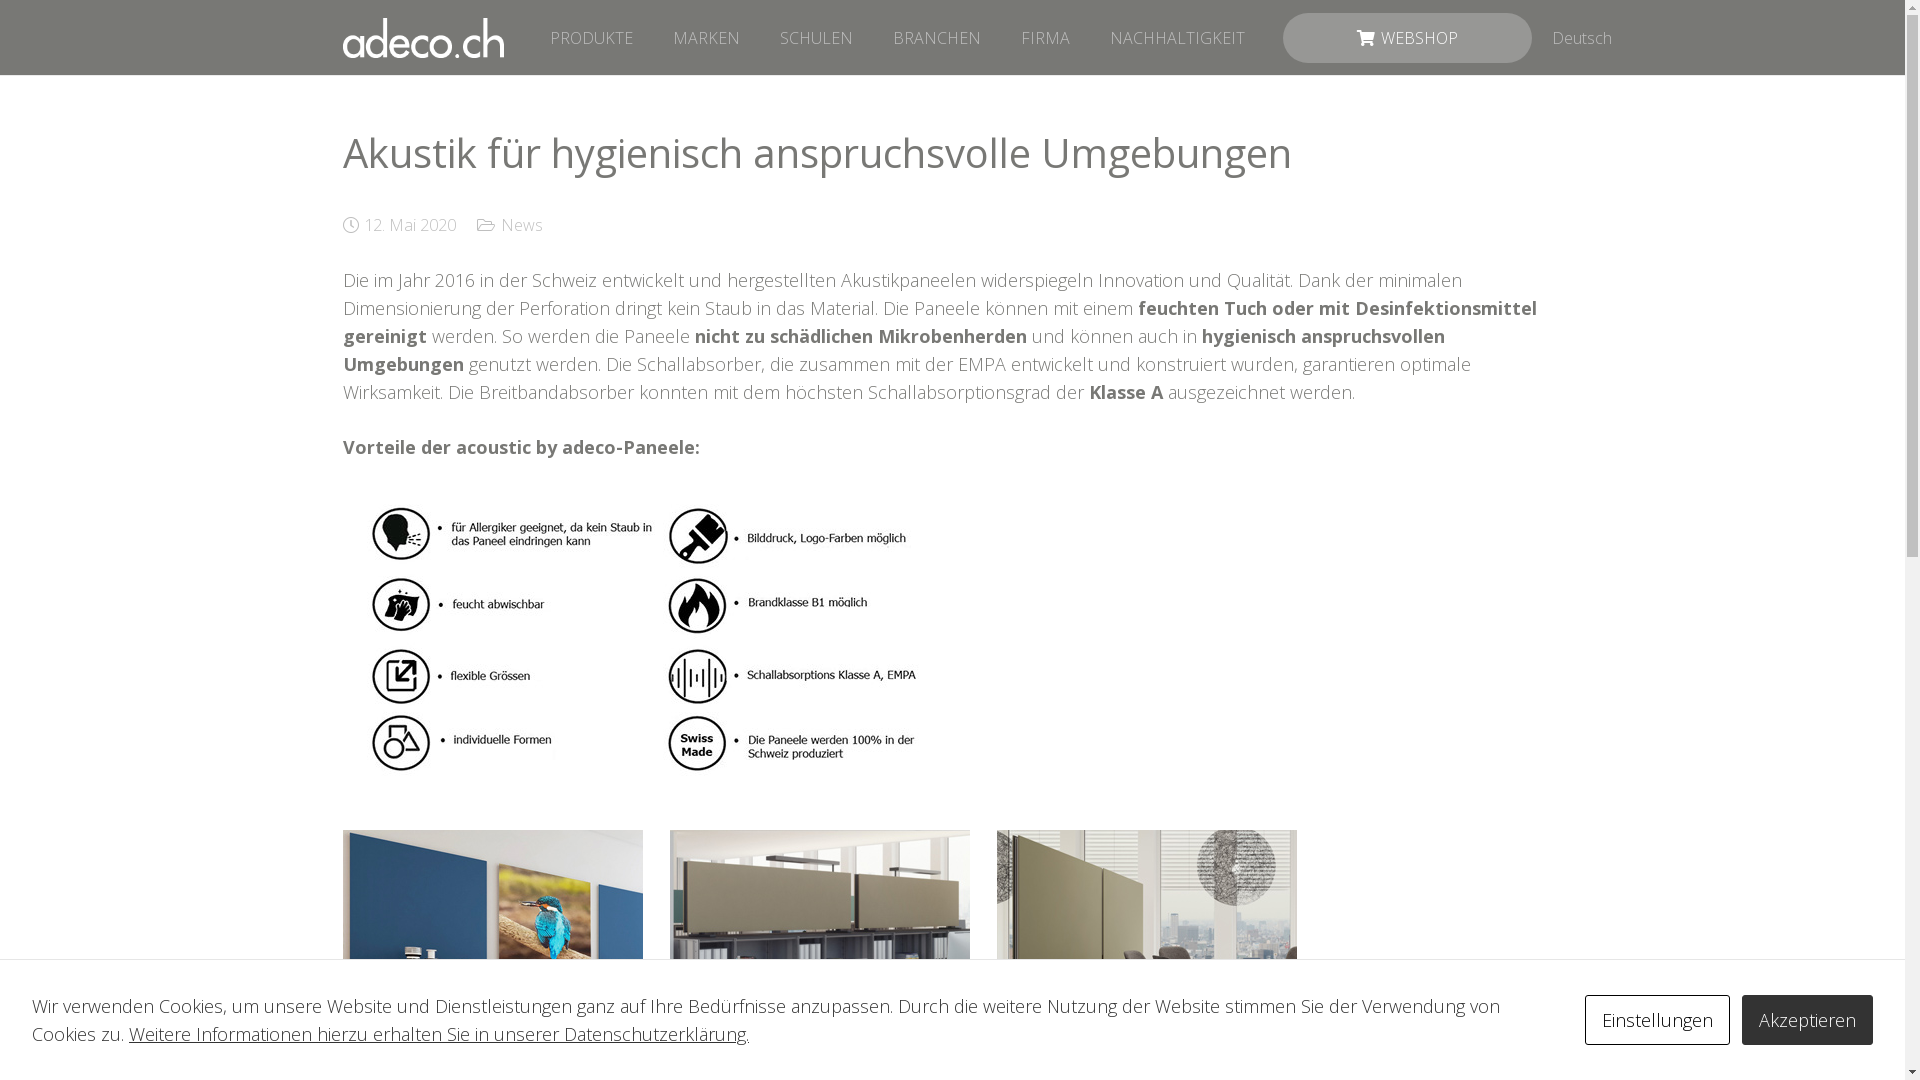  Describe the element at coordinates (1807, 1019) in the screenshot. I see `'Akzeptieren'` at that location.